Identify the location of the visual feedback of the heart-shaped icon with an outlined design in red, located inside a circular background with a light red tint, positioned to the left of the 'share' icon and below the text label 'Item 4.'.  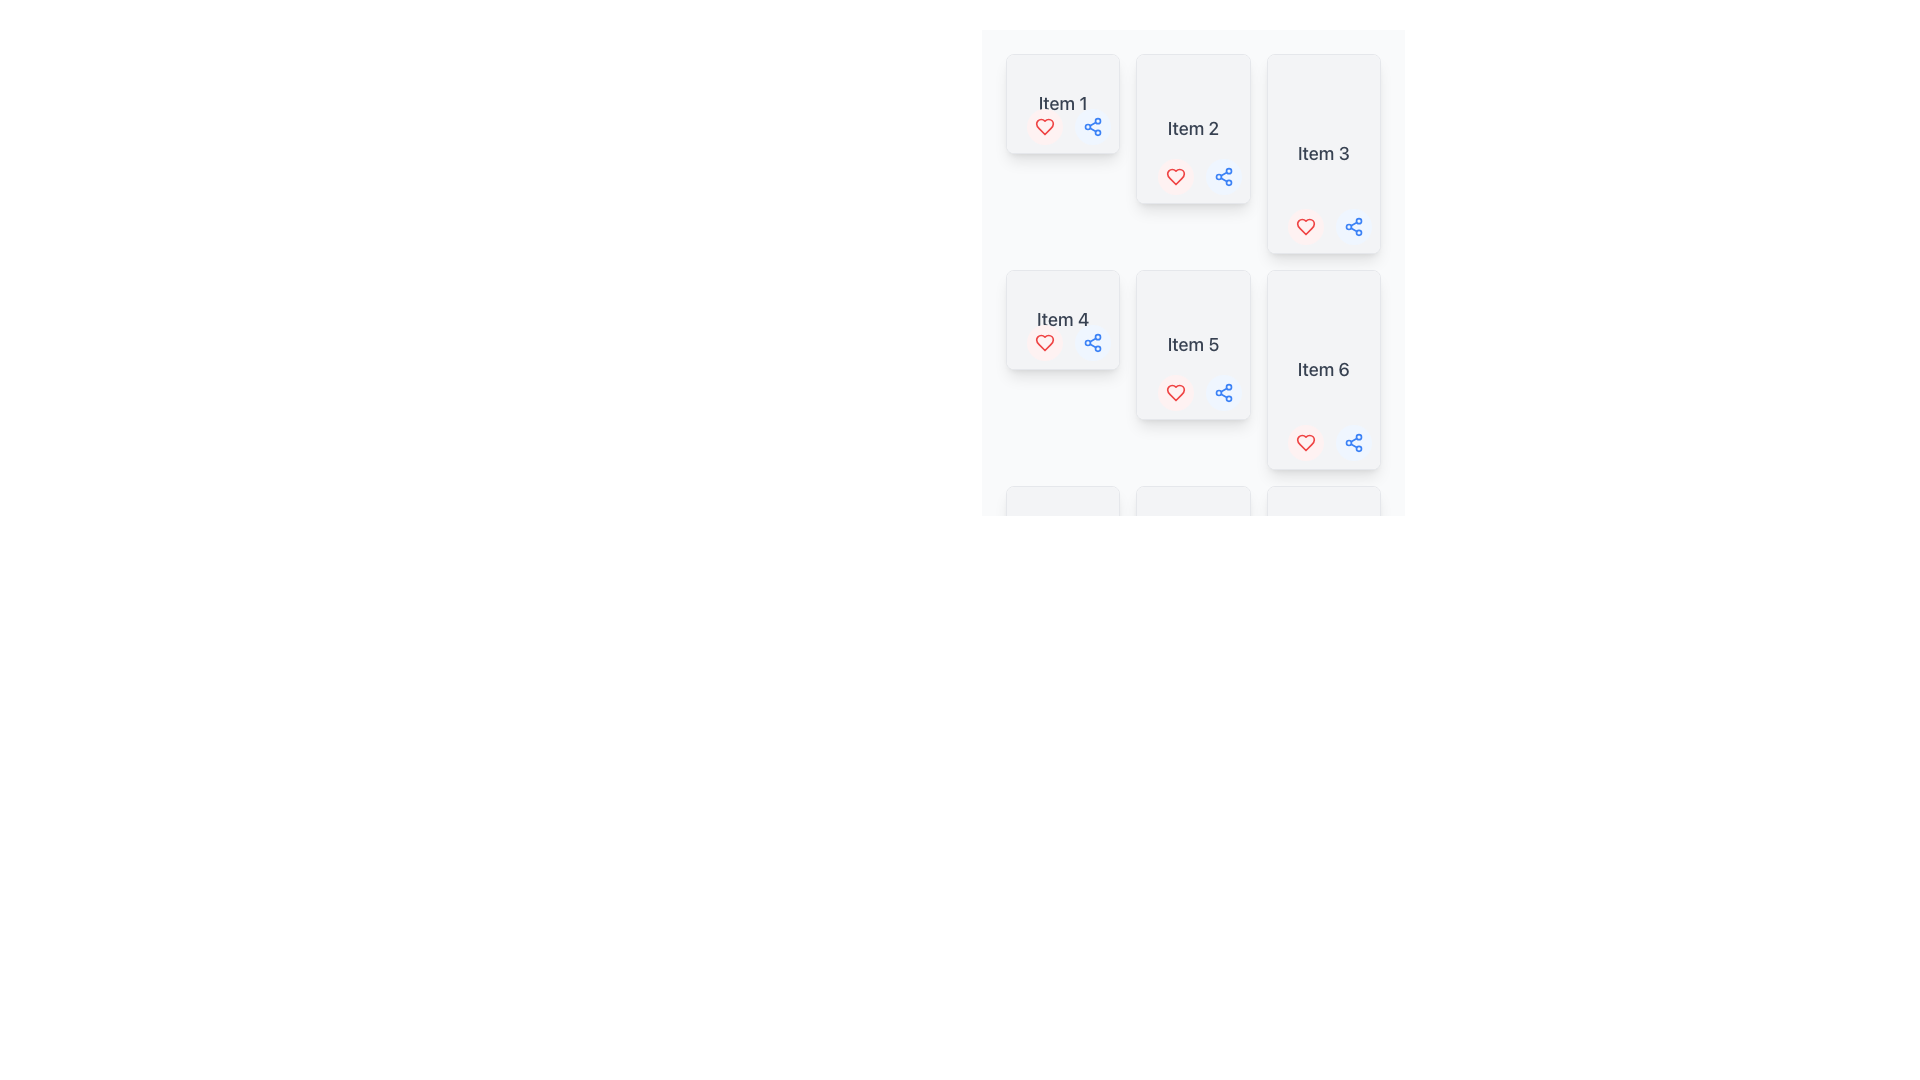
(1044, 342).